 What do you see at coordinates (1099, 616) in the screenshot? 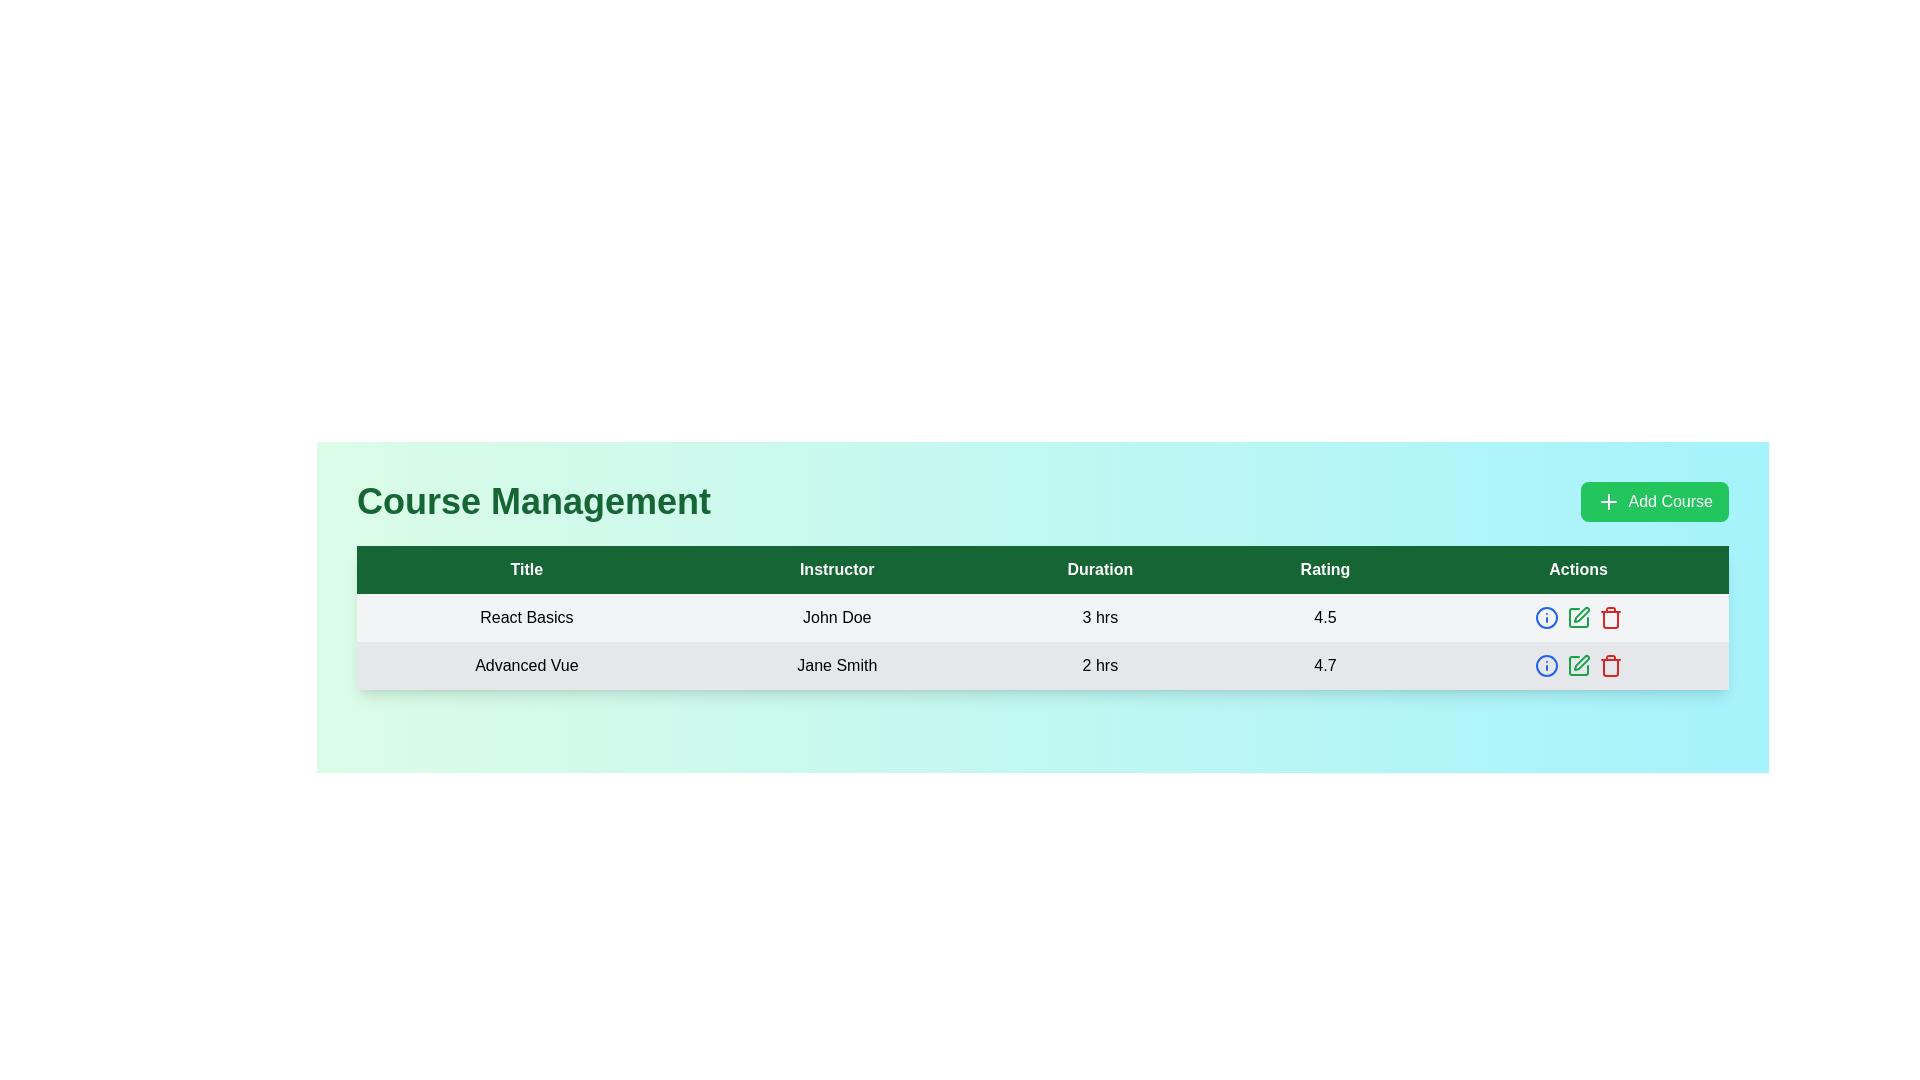
I see `the label displaying '3 hrs' in the third column of the first row of the table, which is below the 'Duration' header and follows 'John Doe'` at bounding box center [1099, 616].